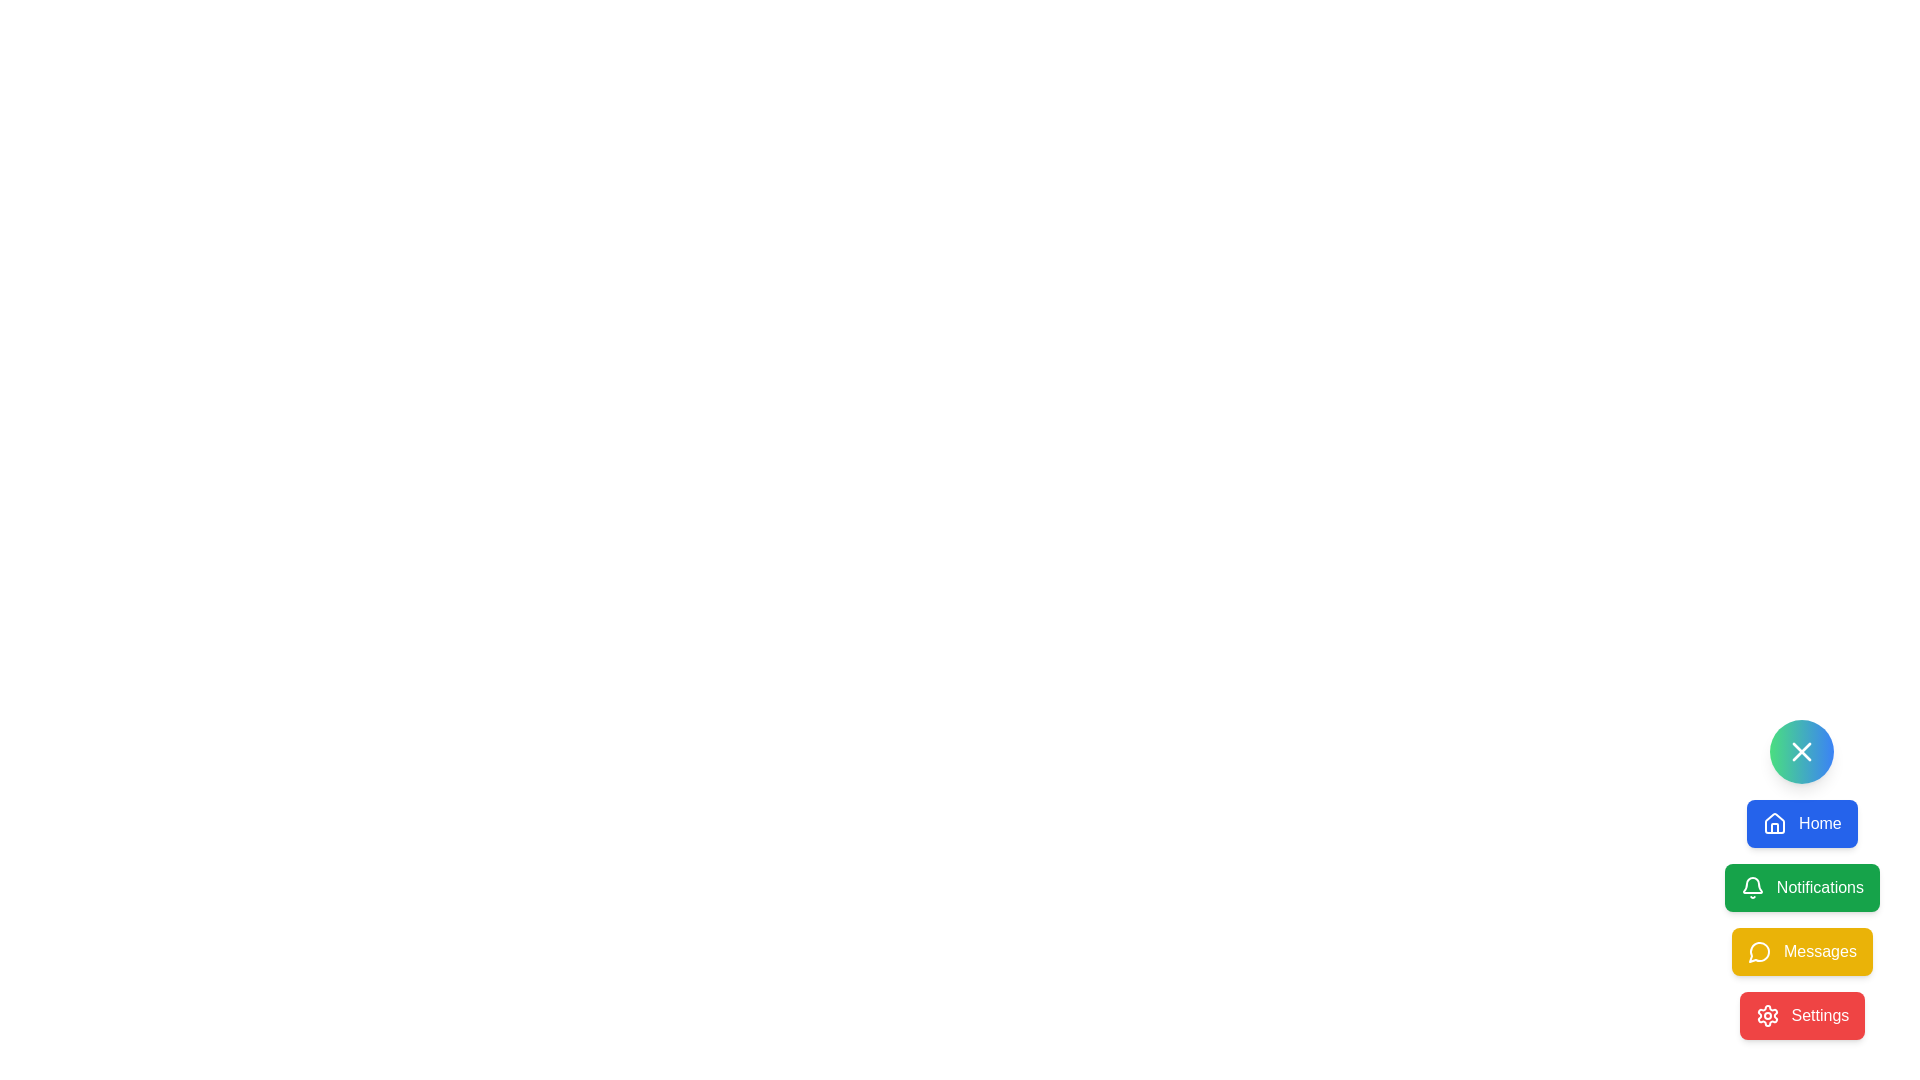  What do you see at coordinates (1802, 878) in the screenshot?
I see `the notifications button located below the blue 'Home' button and above the yellow 'Messages' button to observe any hover effects` at bounding box center [1802, 878].